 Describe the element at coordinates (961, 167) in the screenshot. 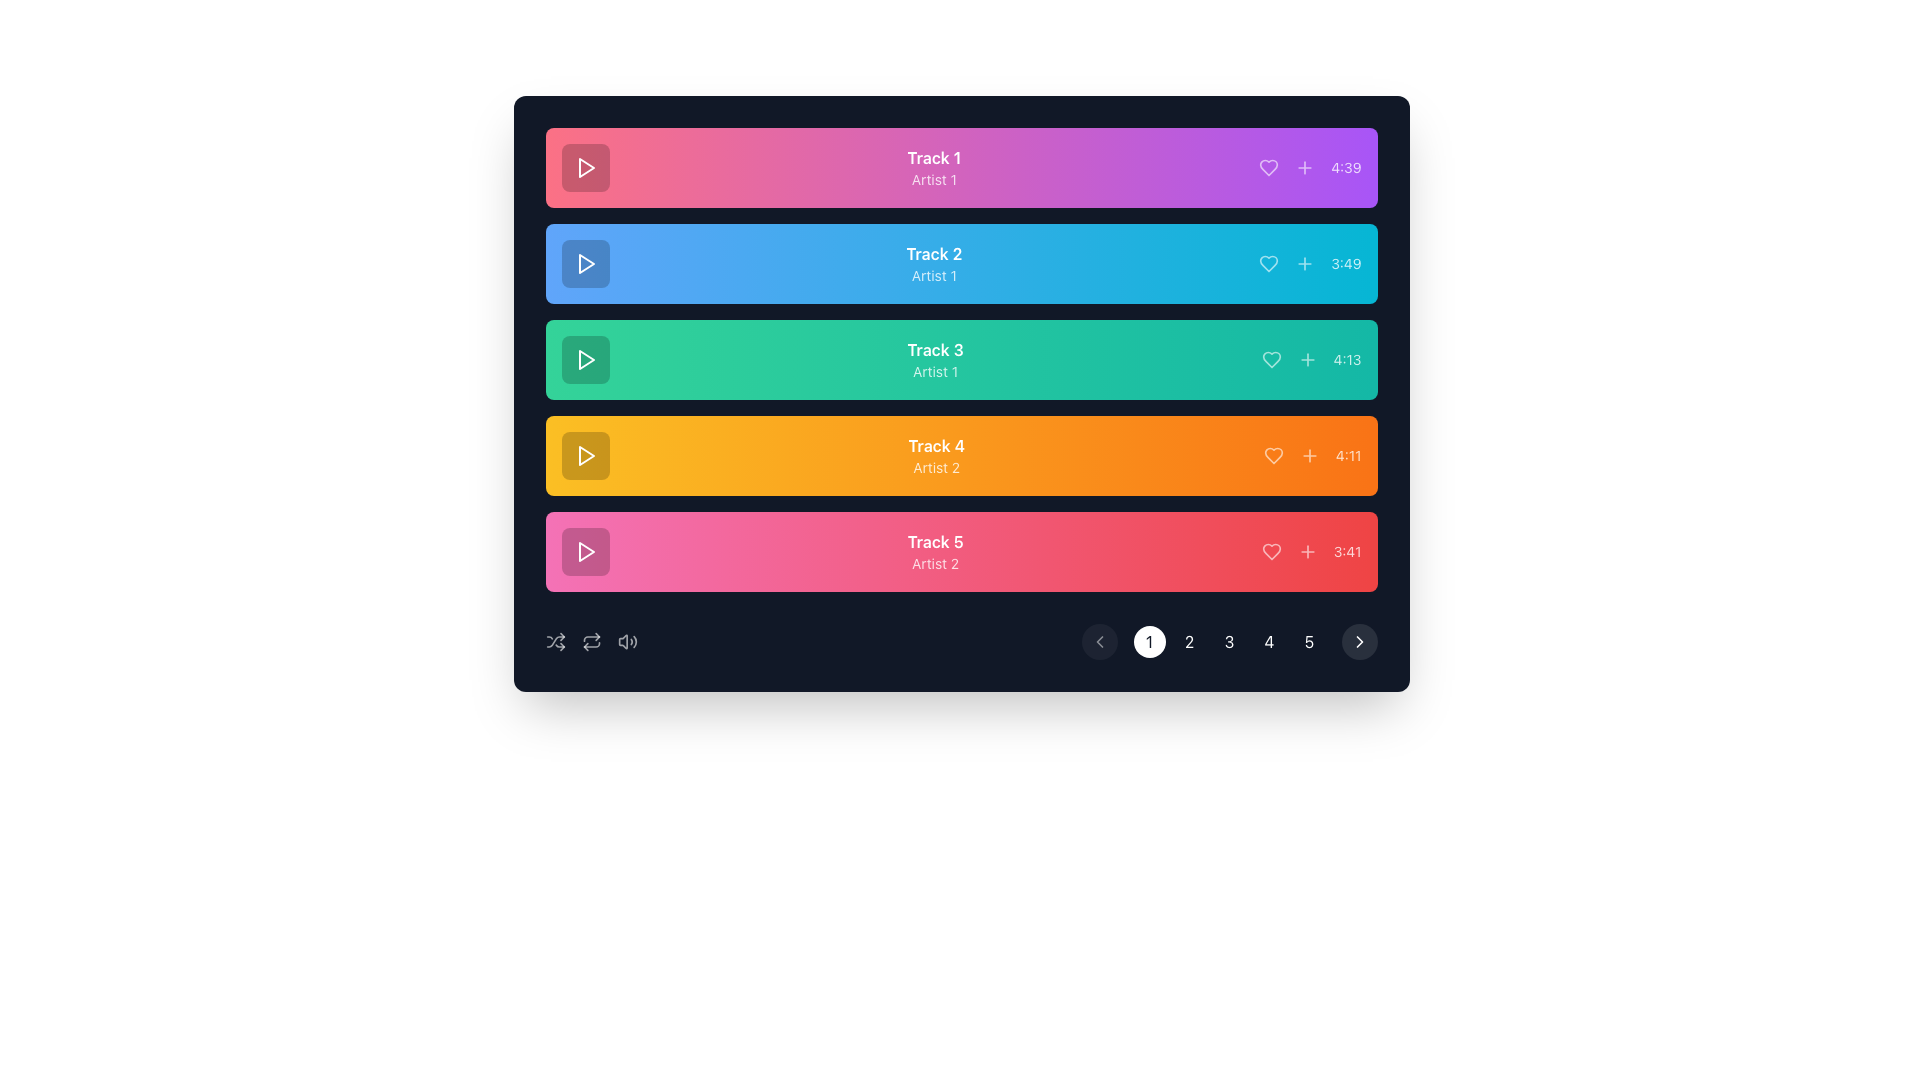

I see `the first track entry in the playlist interface` at that location.